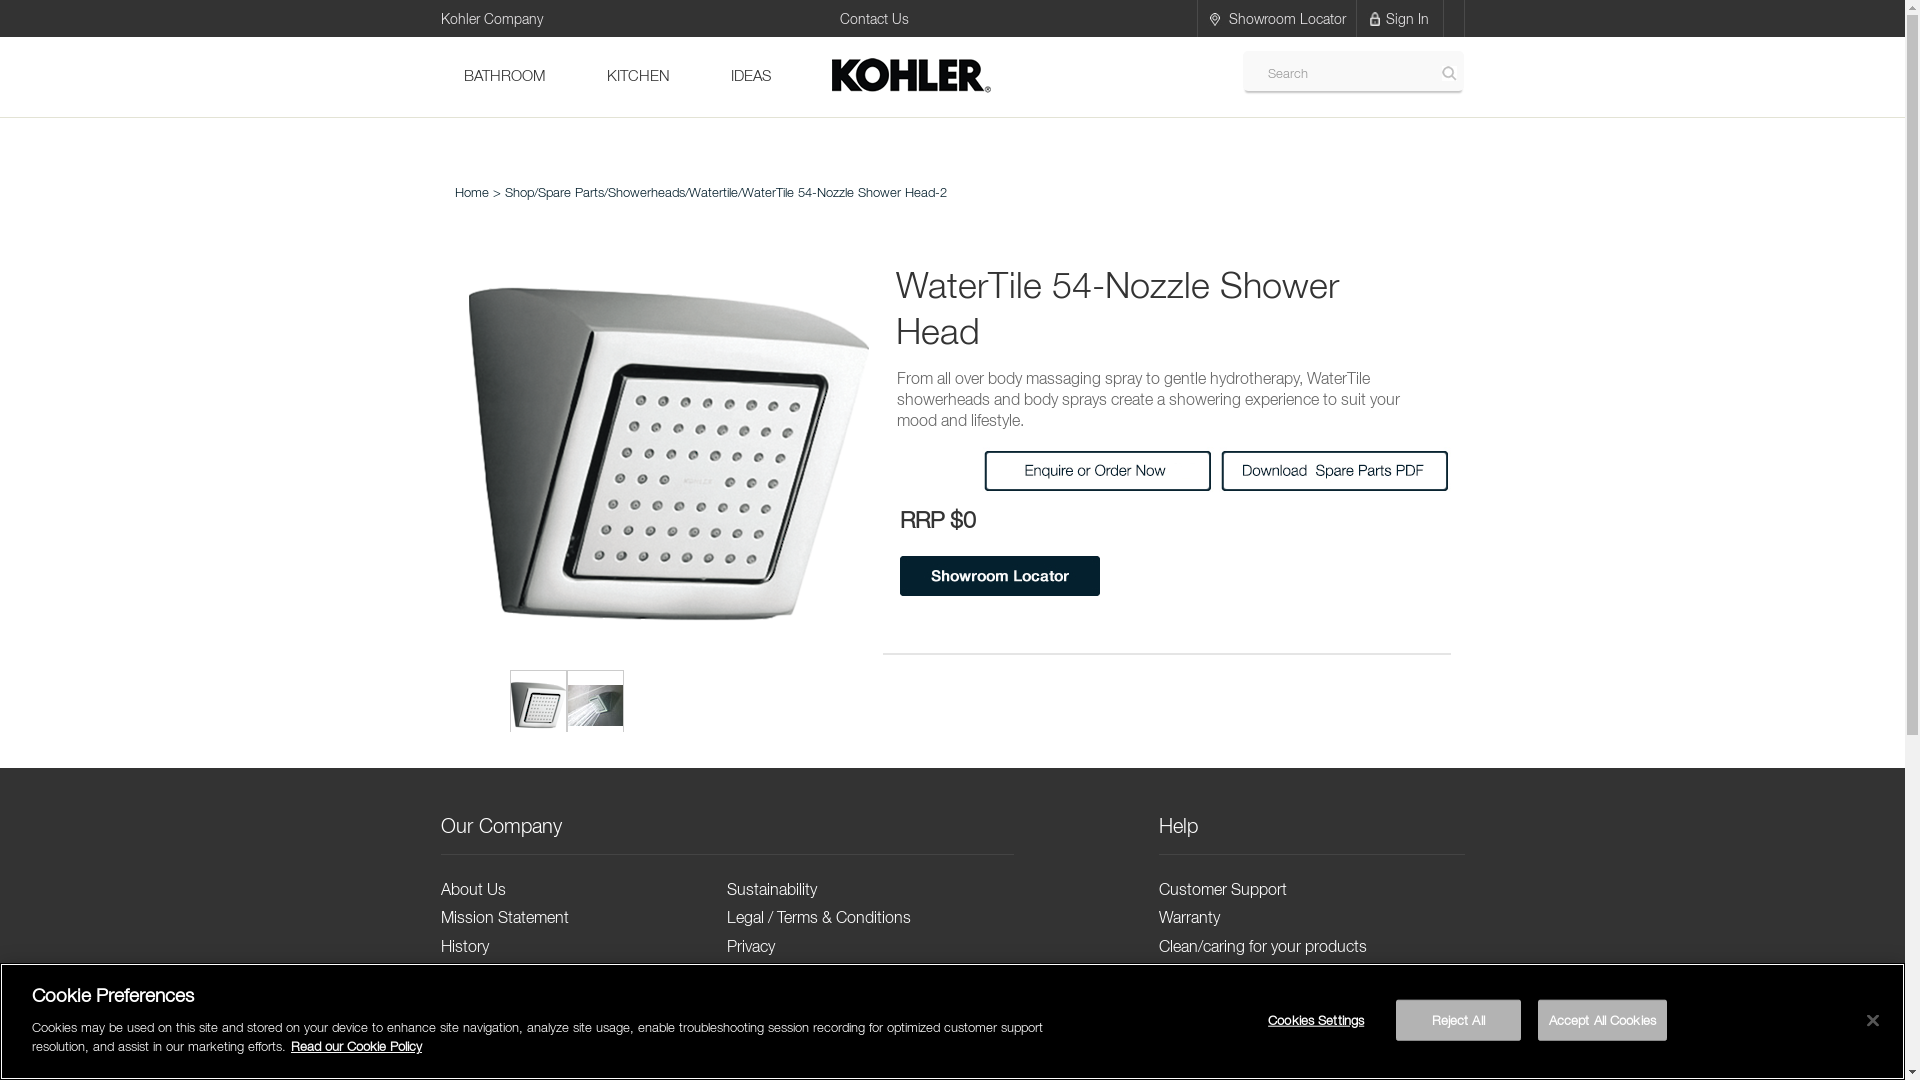 This screenshot has width=1920, height=1080. Describe the element at coordinates (1265, 72) in the screenshot. I see `'Search'` at that location.